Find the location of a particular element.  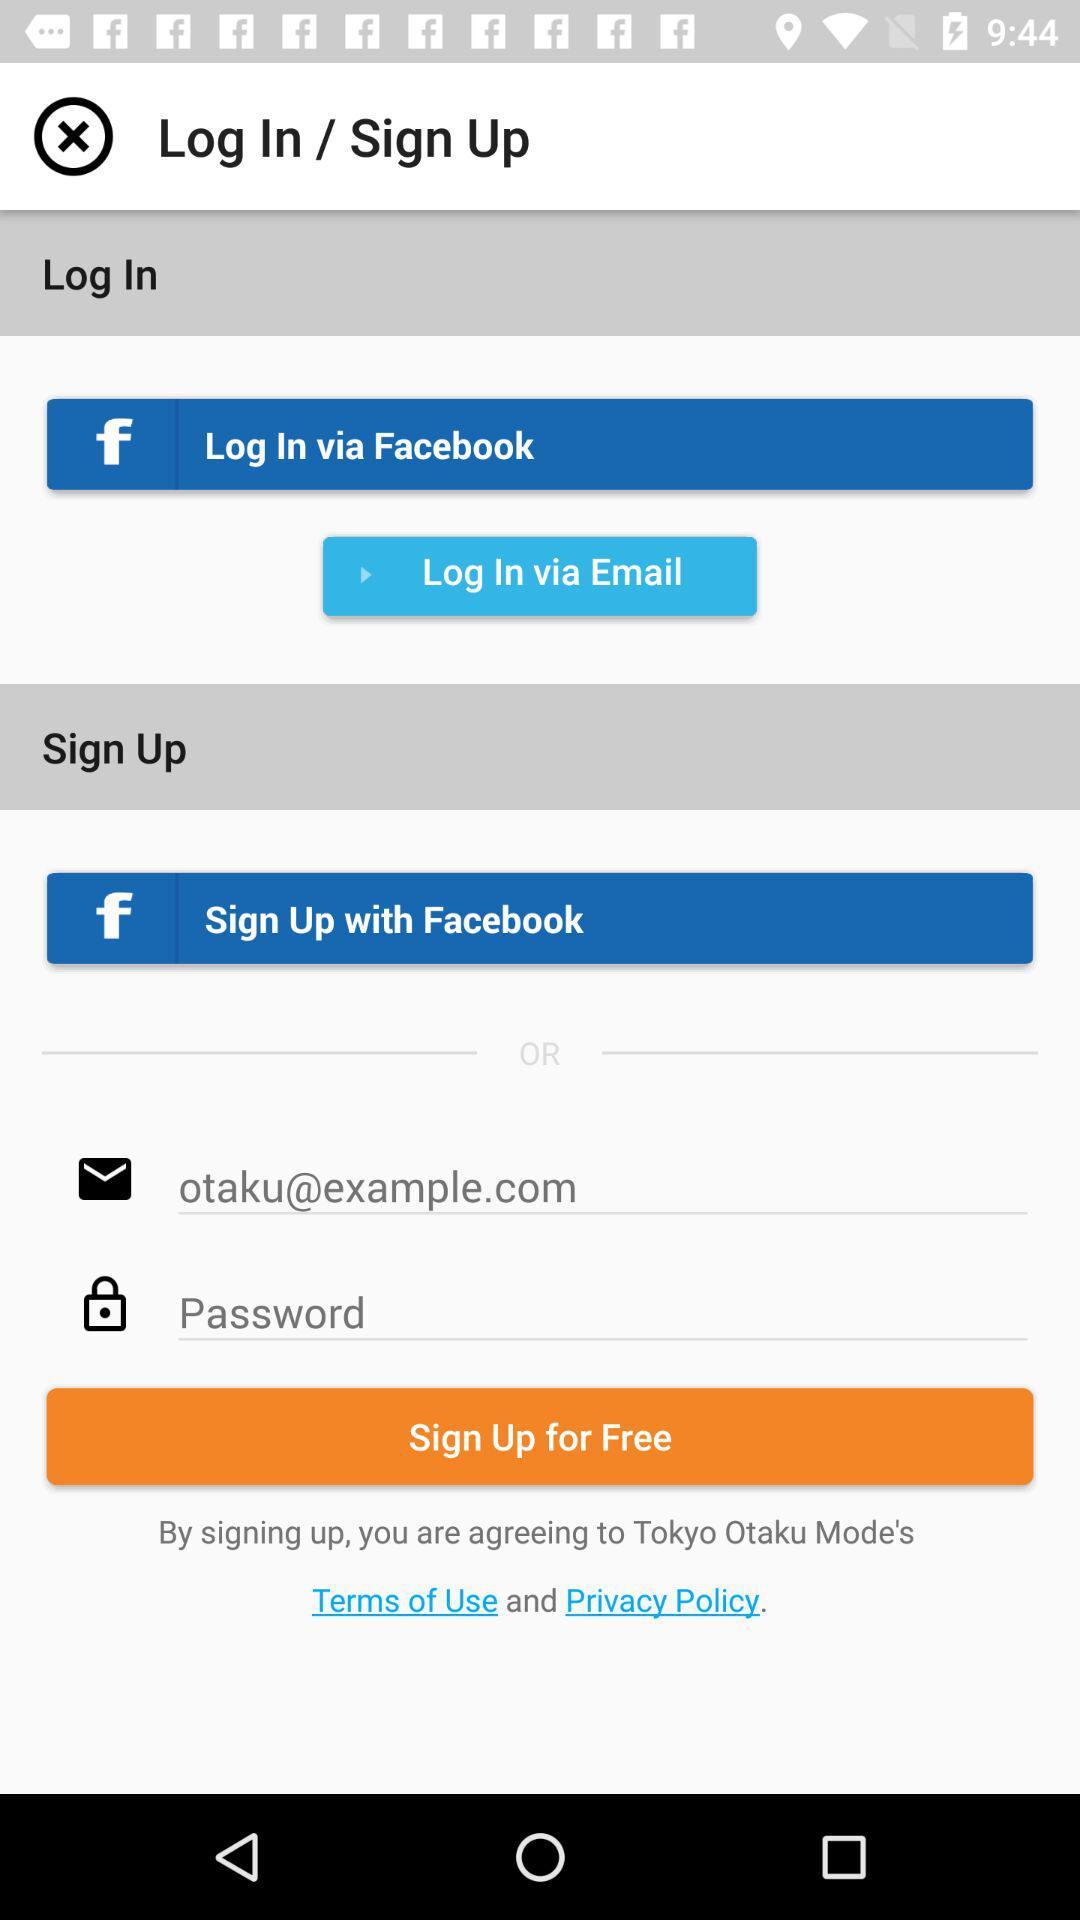

email option is located at coordinates (601, 1175).